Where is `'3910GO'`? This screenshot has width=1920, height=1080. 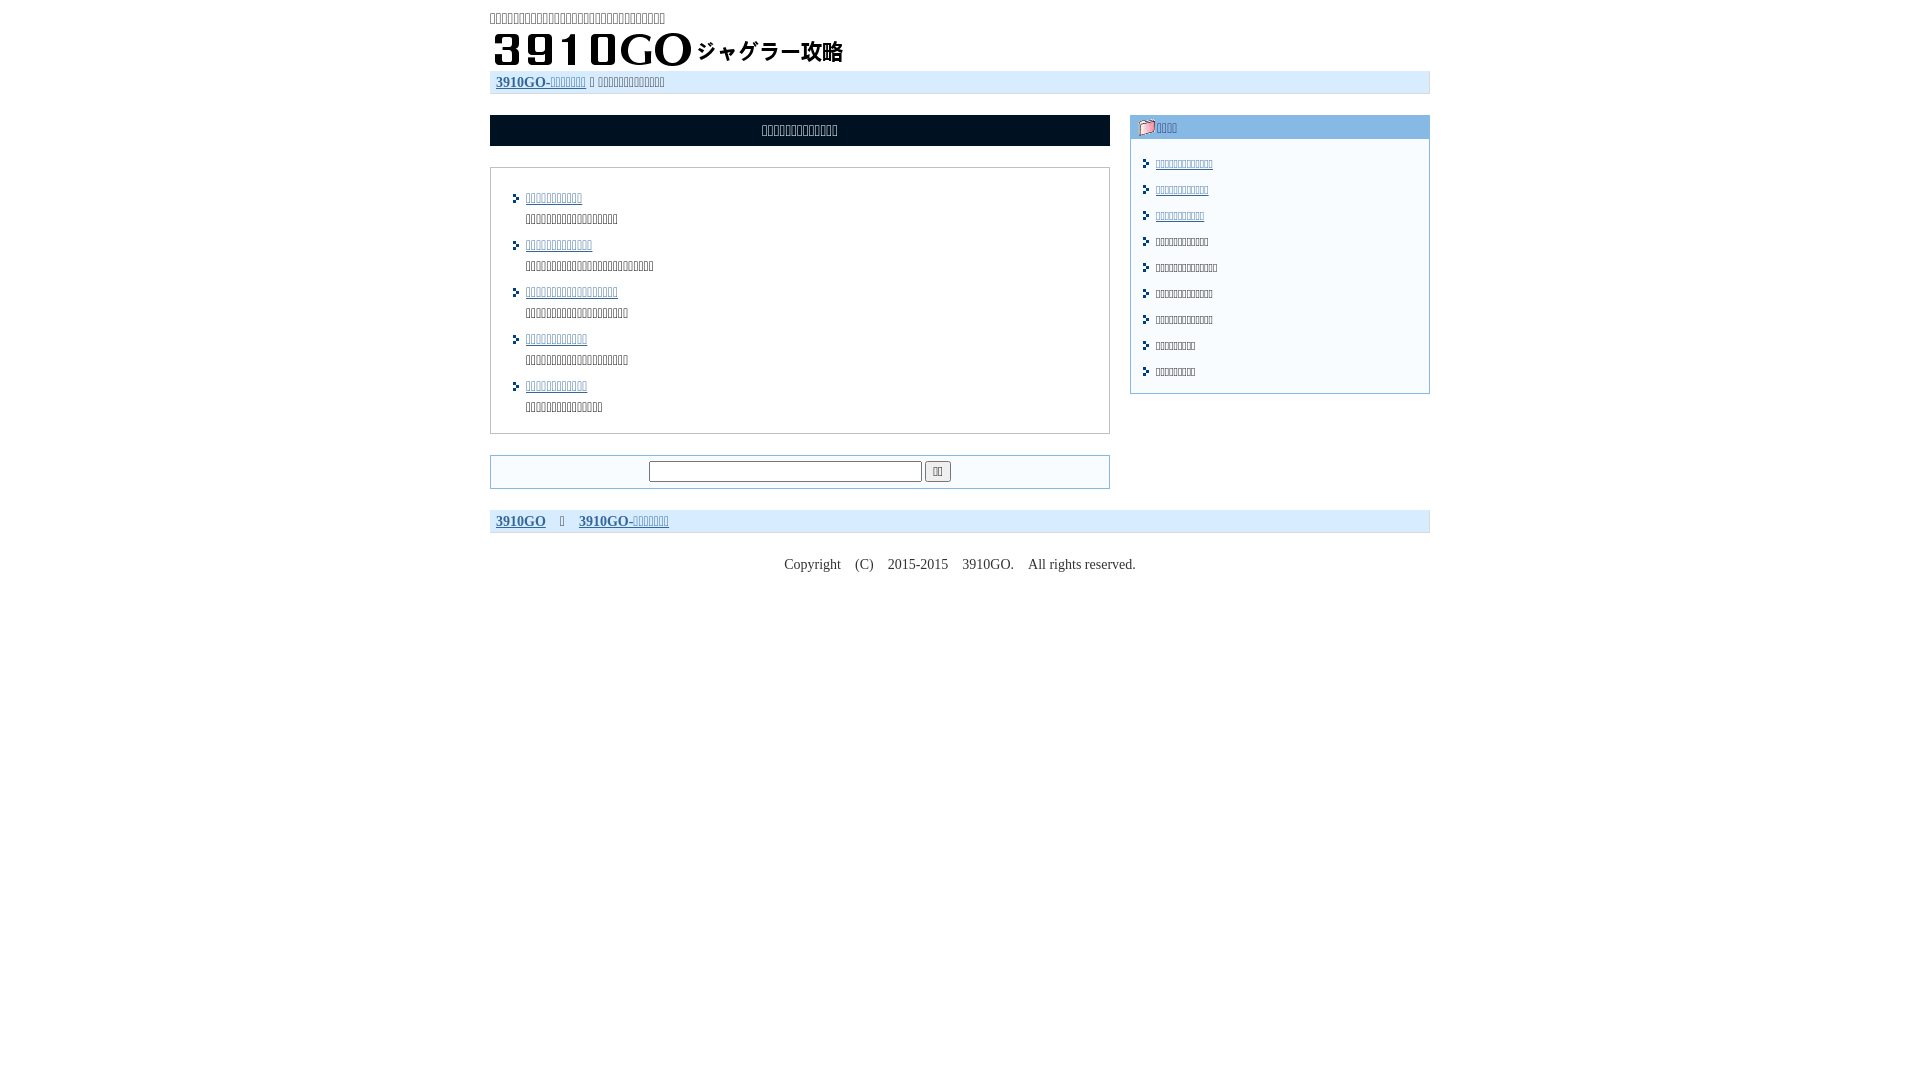
'3910GO' is located at coordinates (521, 520).